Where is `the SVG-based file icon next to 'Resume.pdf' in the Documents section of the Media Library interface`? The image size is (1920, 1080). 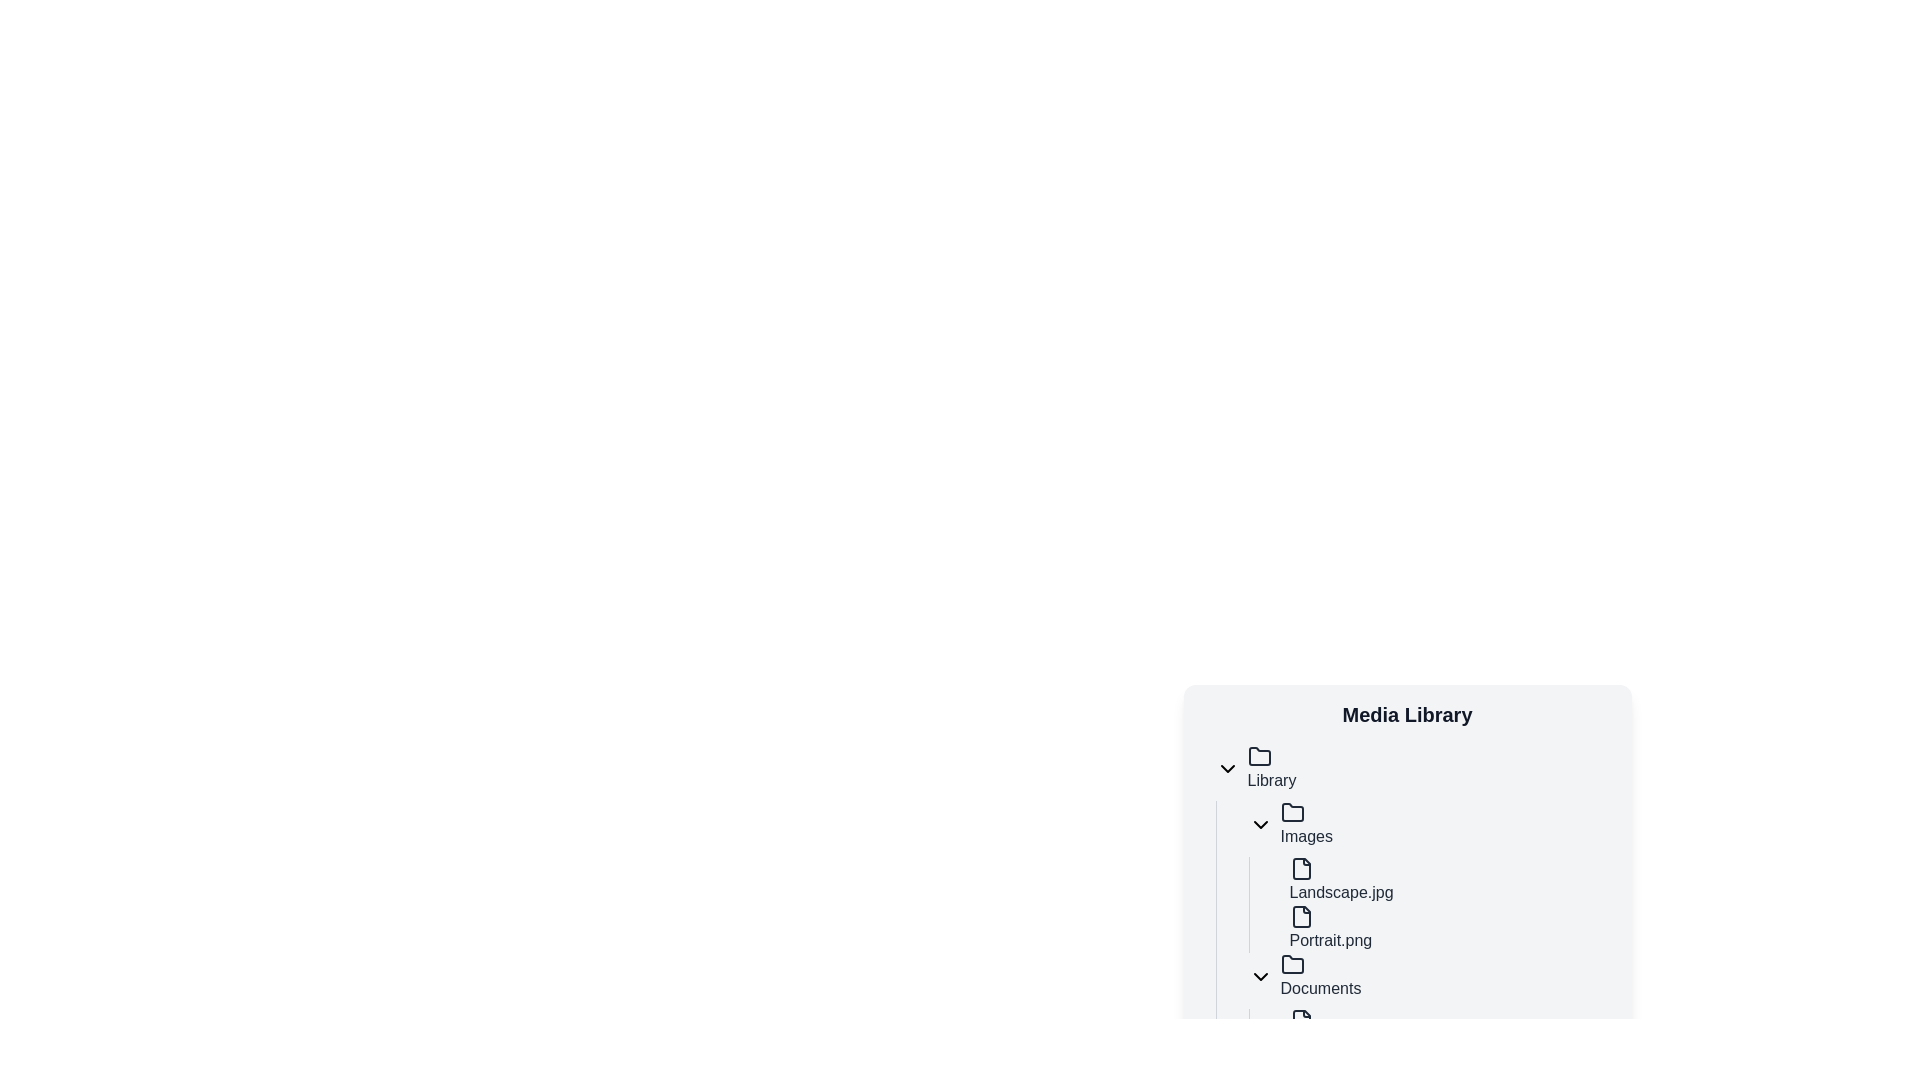 the SVG-based file icon next to 'Resume.pdf' in the Documents section of the Media Library interface is located at coordinates (1301, 1021).